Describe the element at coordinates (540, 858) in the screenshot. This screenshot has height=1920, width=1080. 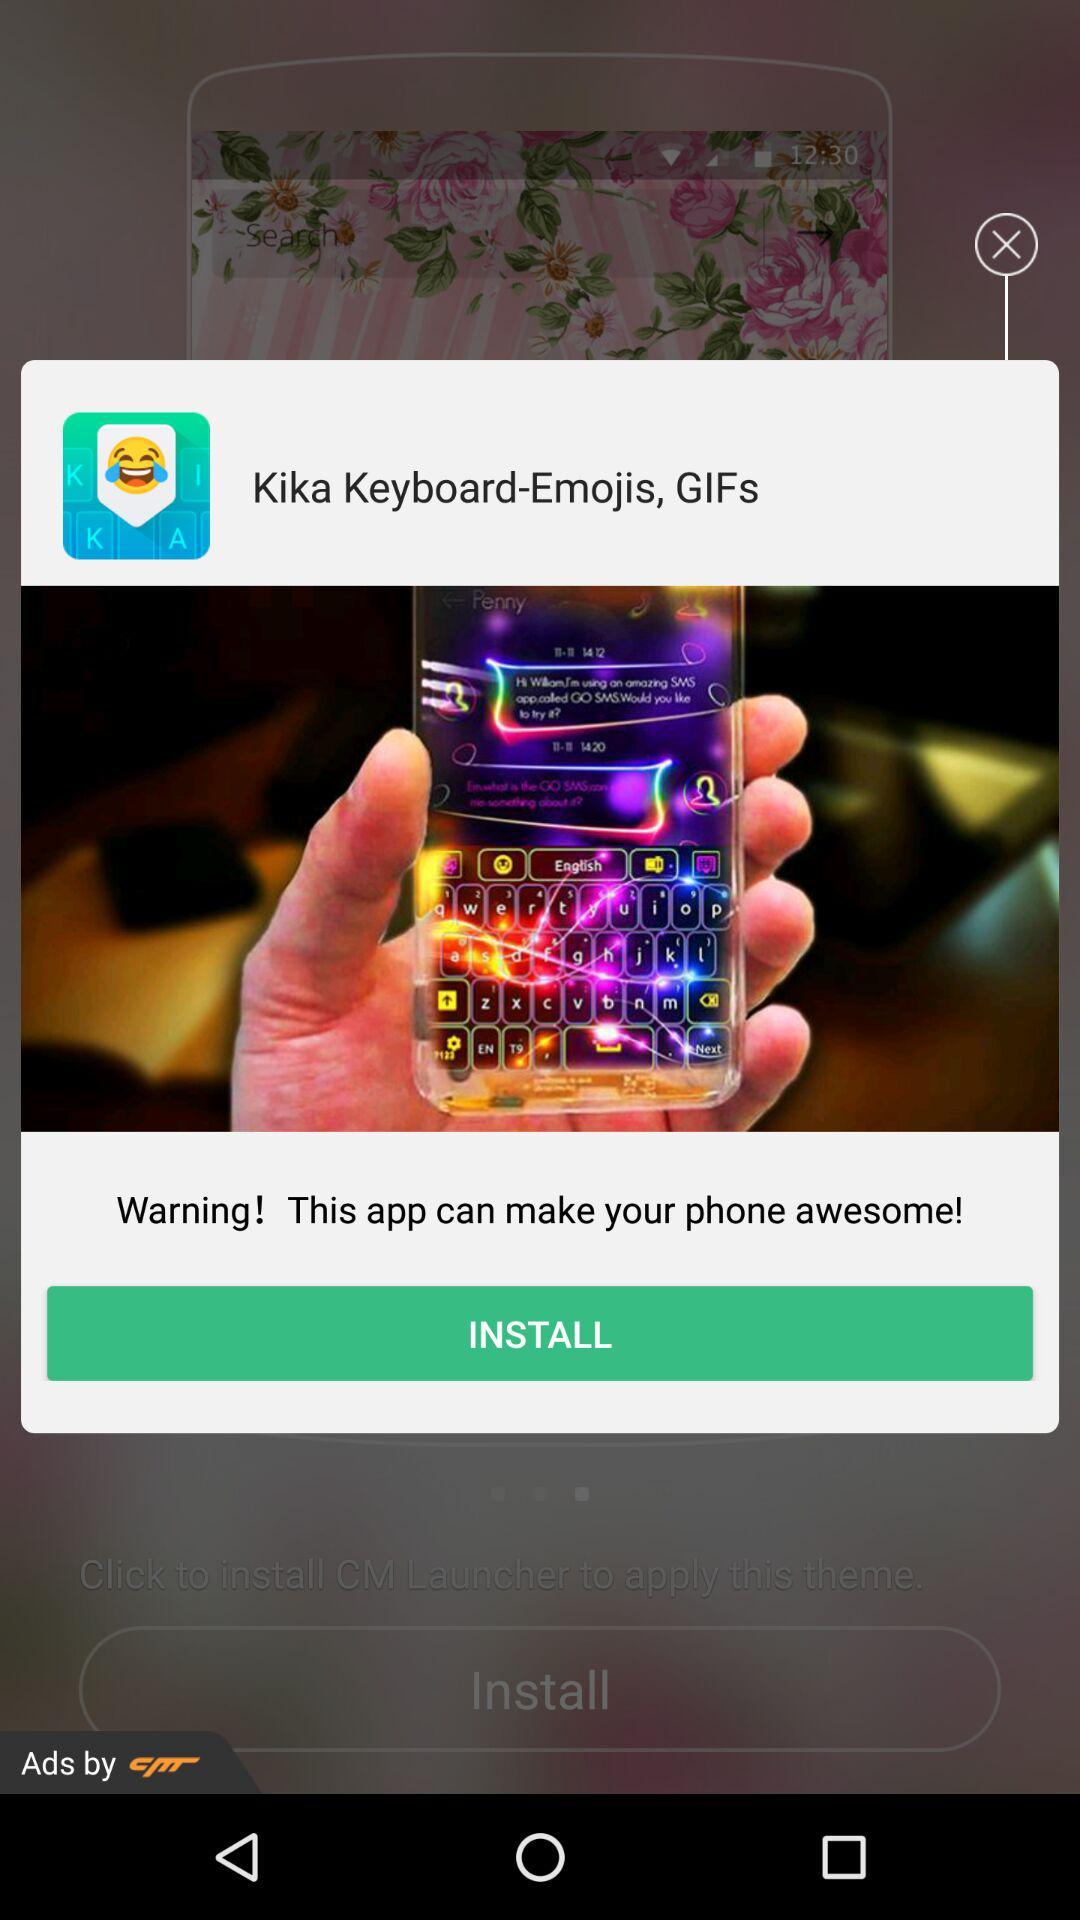
I see `app above the warning this app` at that location.